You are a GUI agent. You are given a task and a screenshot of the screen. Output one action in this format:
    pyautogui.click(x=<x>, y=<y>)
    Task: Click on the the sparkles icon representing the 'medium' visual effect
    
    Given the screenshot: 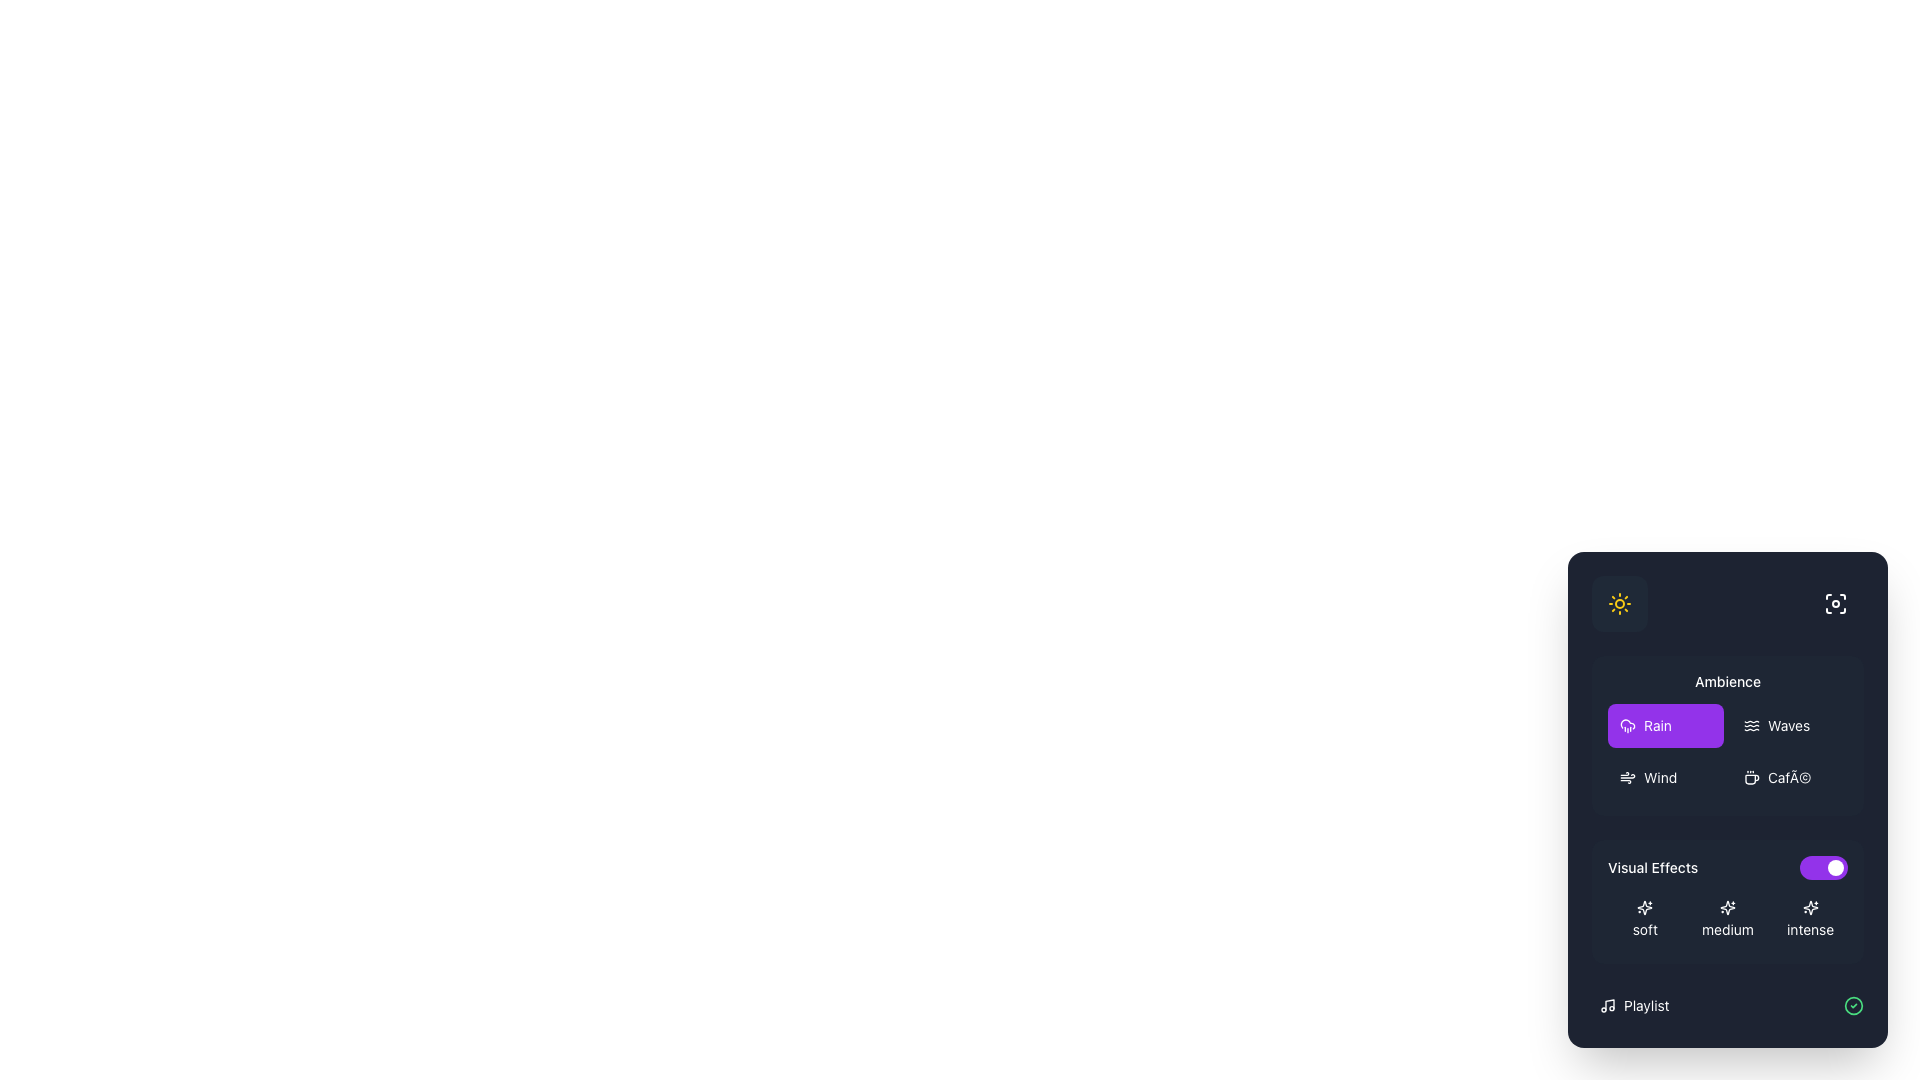 What is the action you would take?
    pyautogui.click(x=1727, y=907)
    